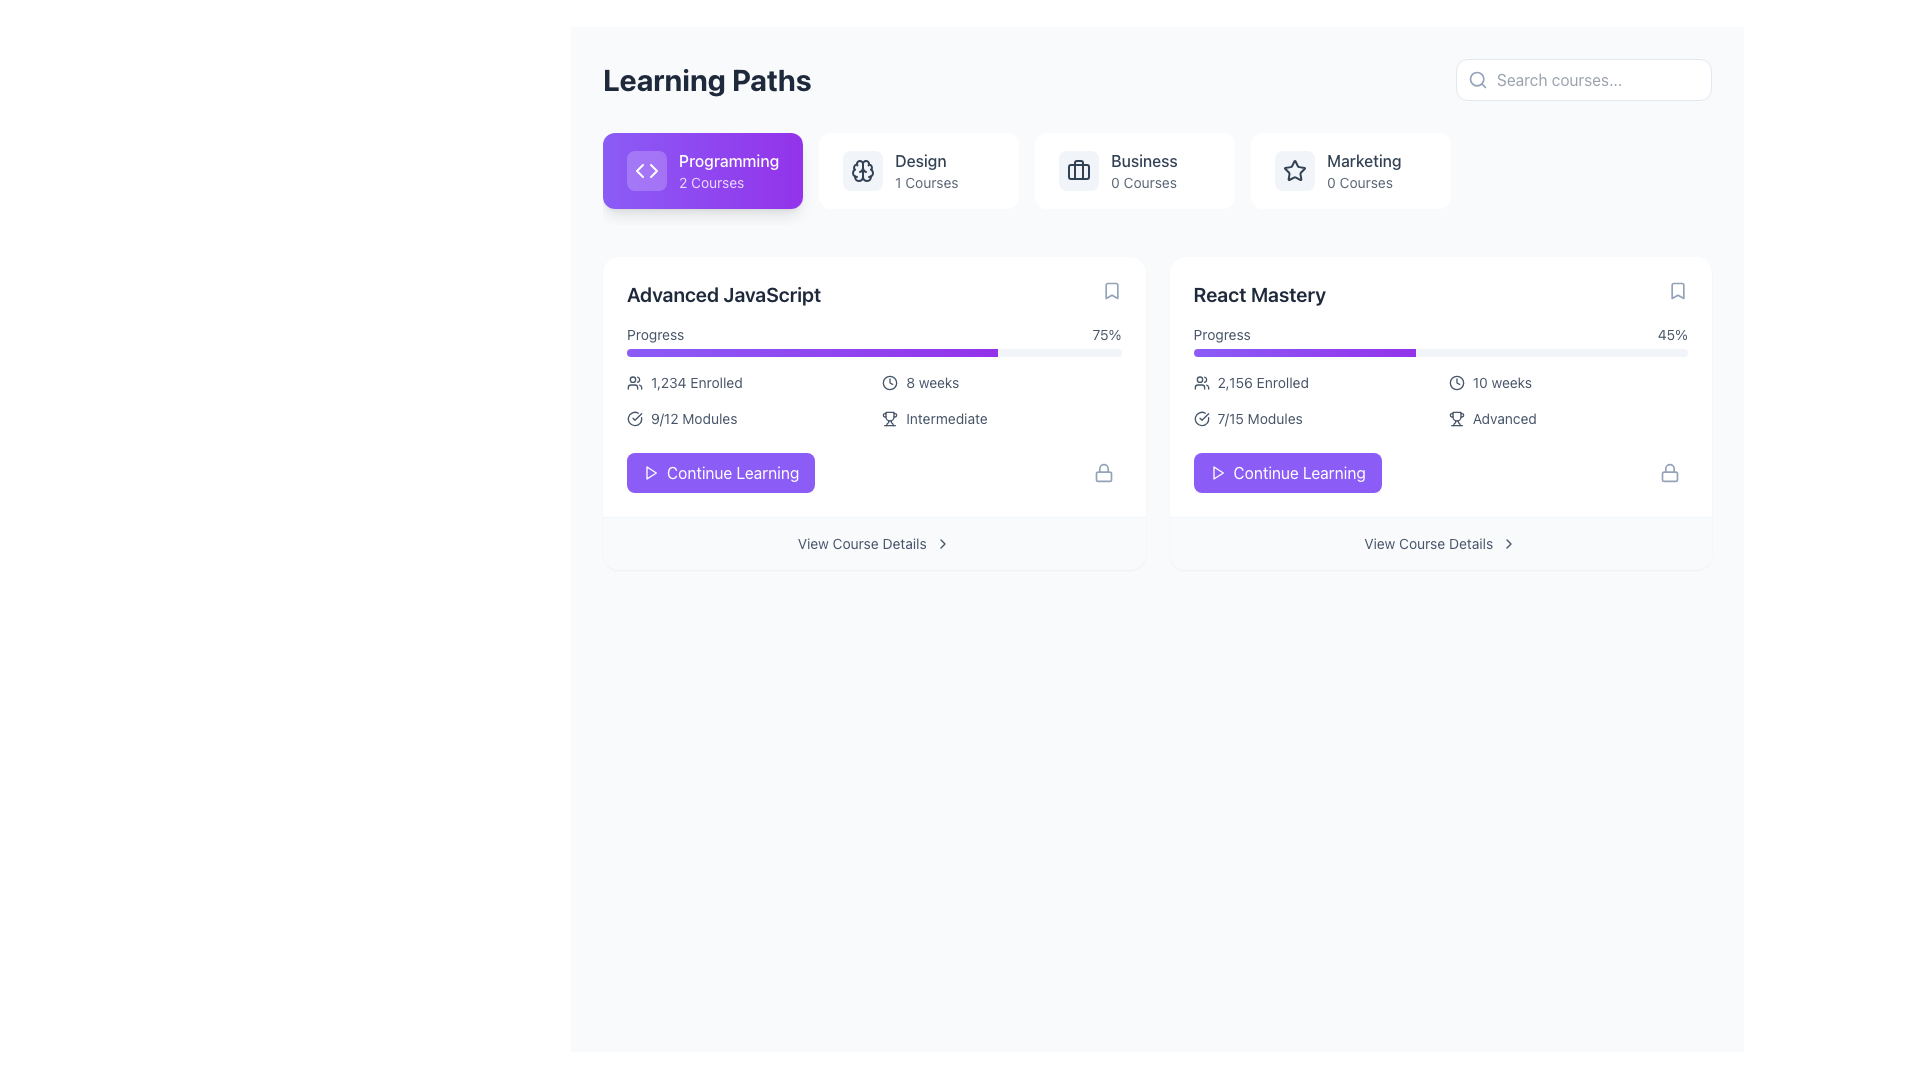 The height and width of the screenshot is (1080, 1920). I want to click on the icon represented by angled brackets ('<>') within the 'Programming' card, located on the left side adjacent to the 'Programming' and '2 Courses' text, so click(647, 169).